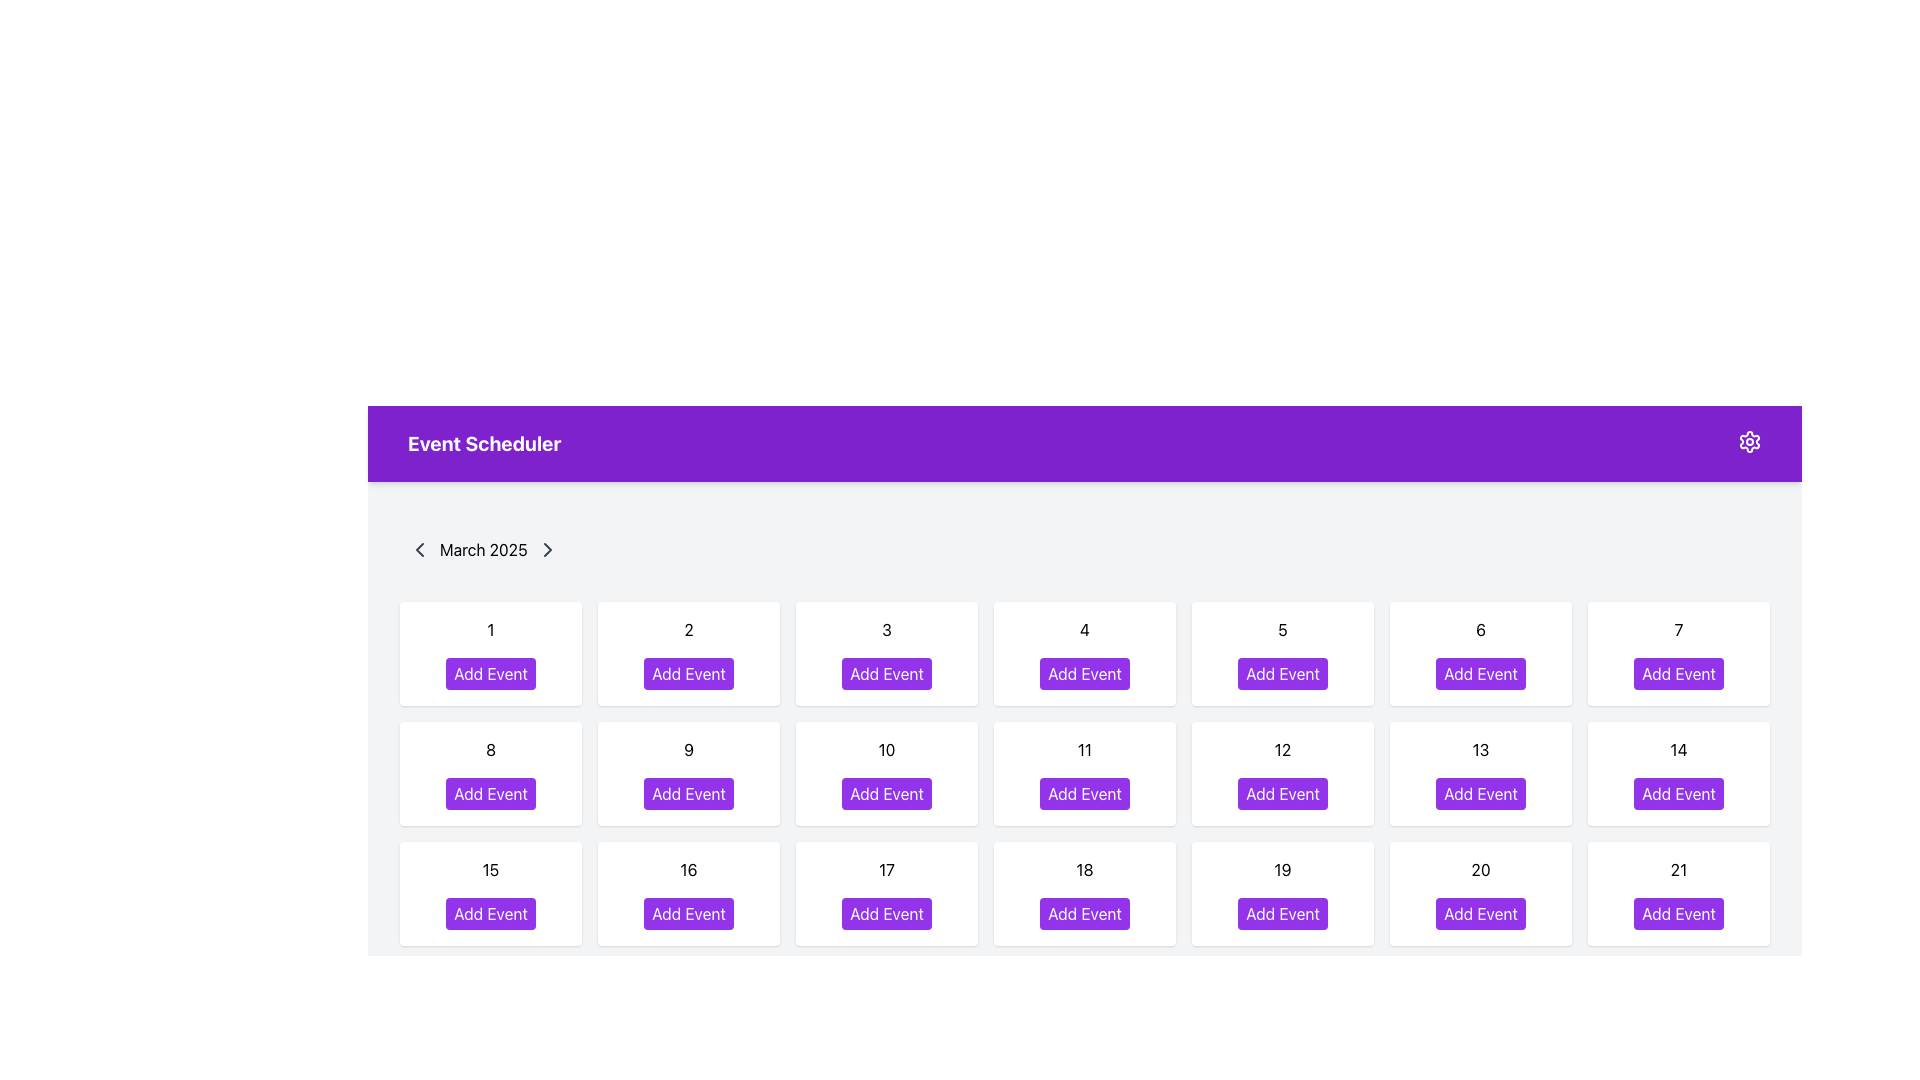 The height and width of the screenshot is (1080, 1920). I want to click on the 'Add Event' button with a white text on a vivid purple background located under the header 'March 2025', specifically the sixth button in the top row of the calendar grid, so click(1481, 674).